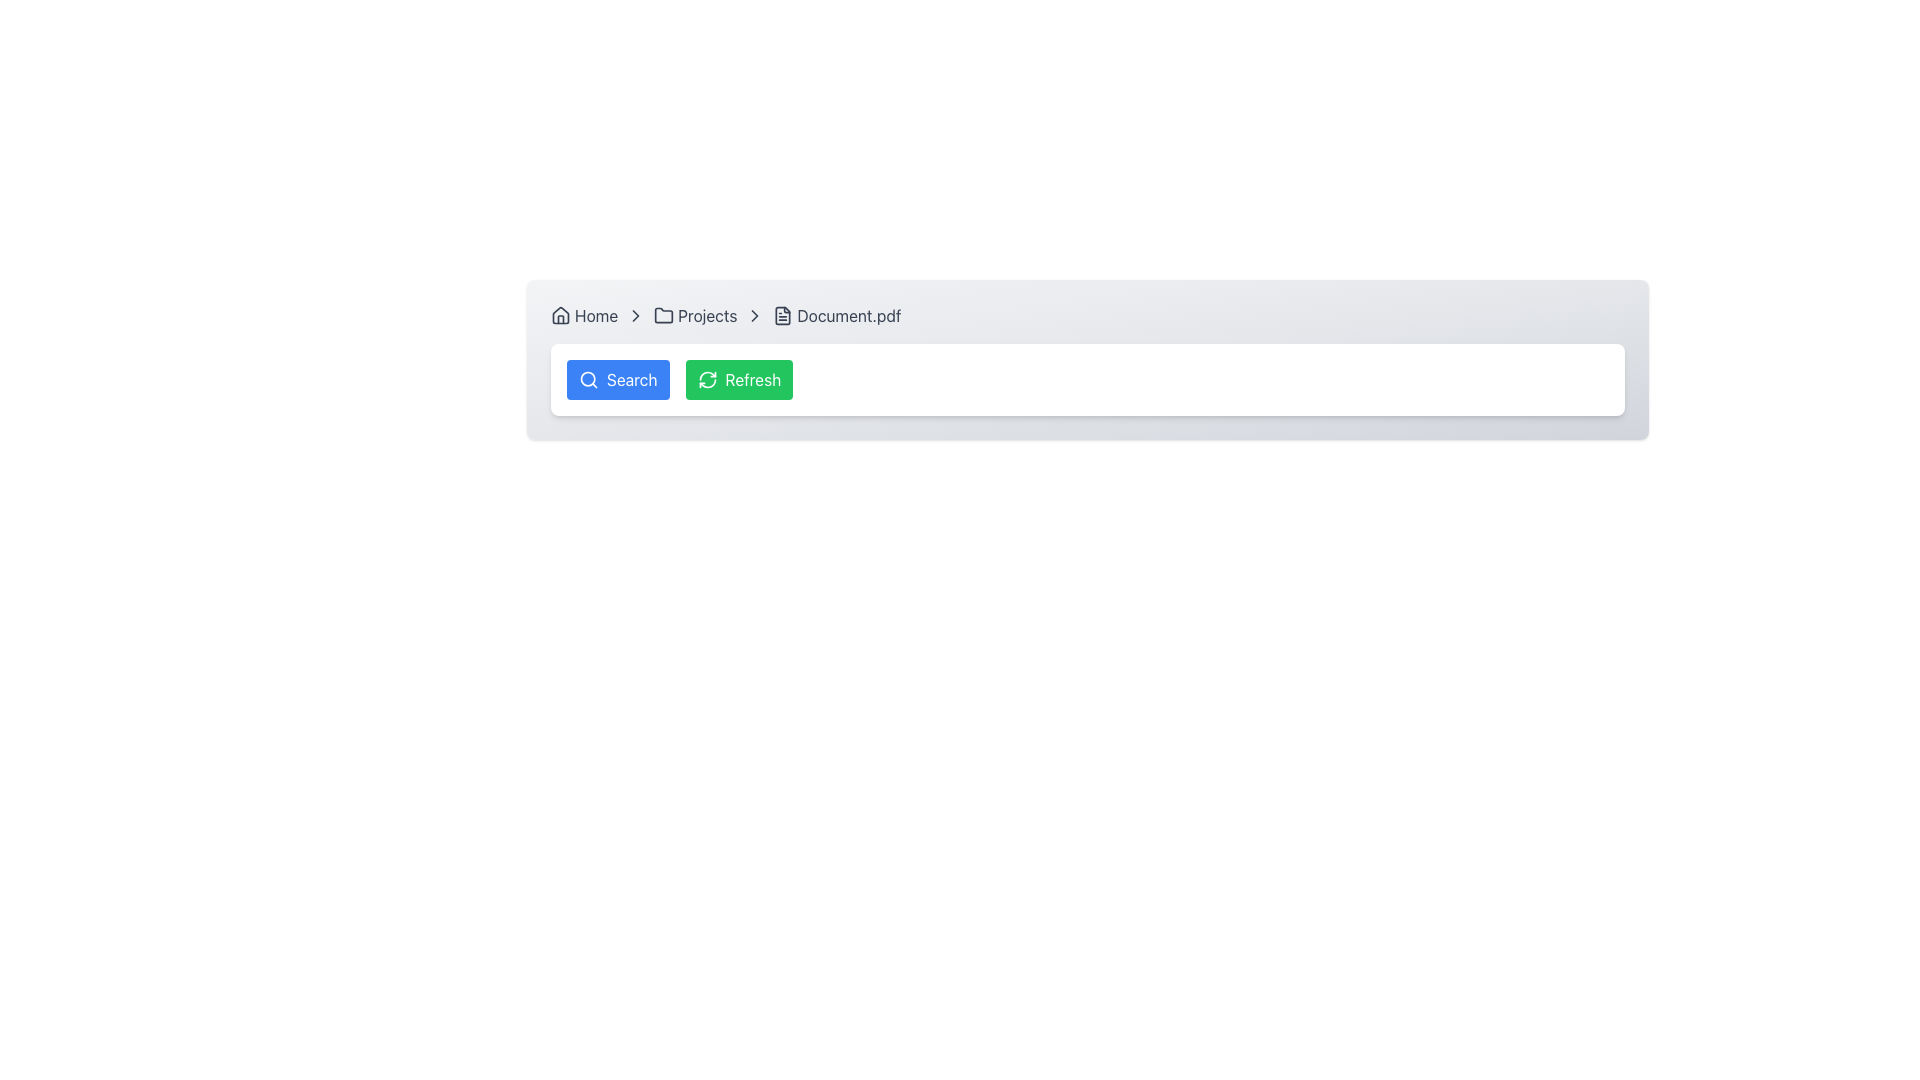  I want to click on the circular decoration of the search icon, which serves as the focal point of the icon, located to the left of the 'Search' button, so click(587, 379).